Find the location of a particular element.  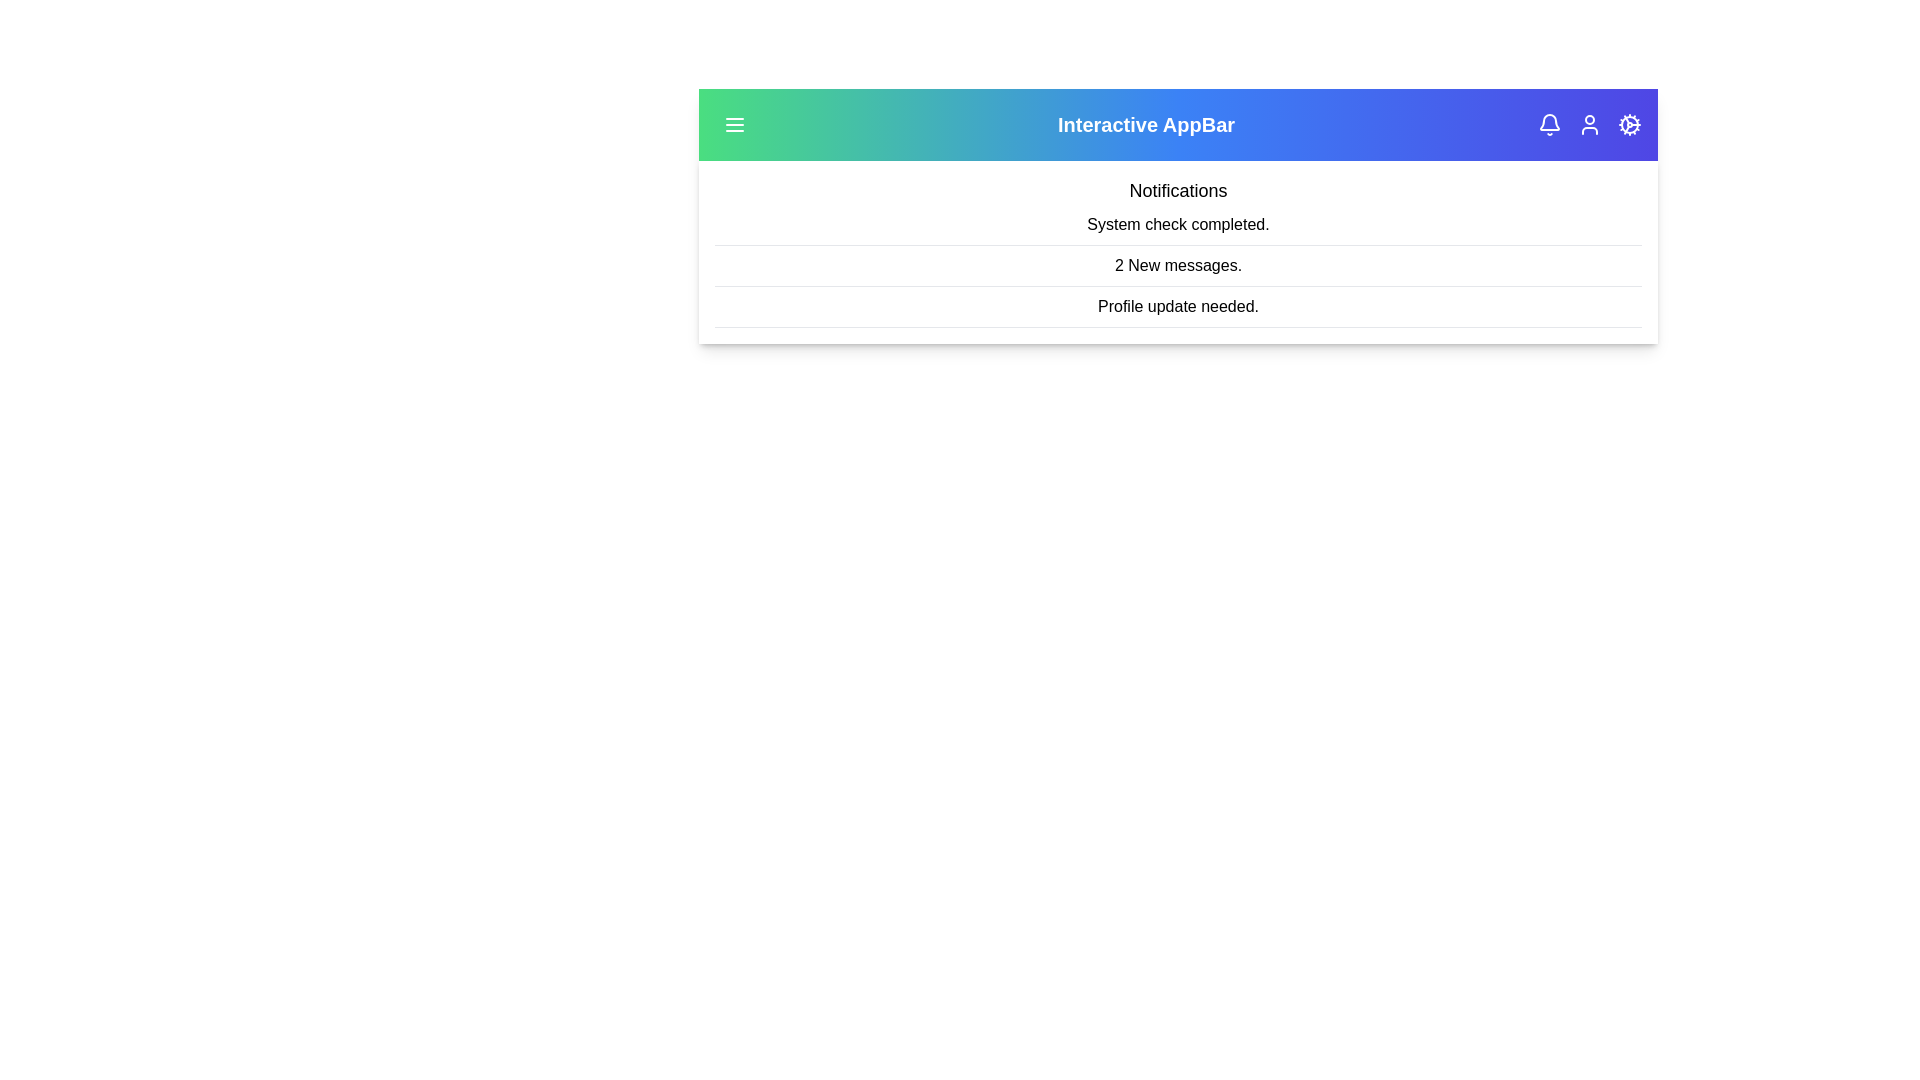

the menu button to toggle the menu panel is located at coordinates (733, 124).